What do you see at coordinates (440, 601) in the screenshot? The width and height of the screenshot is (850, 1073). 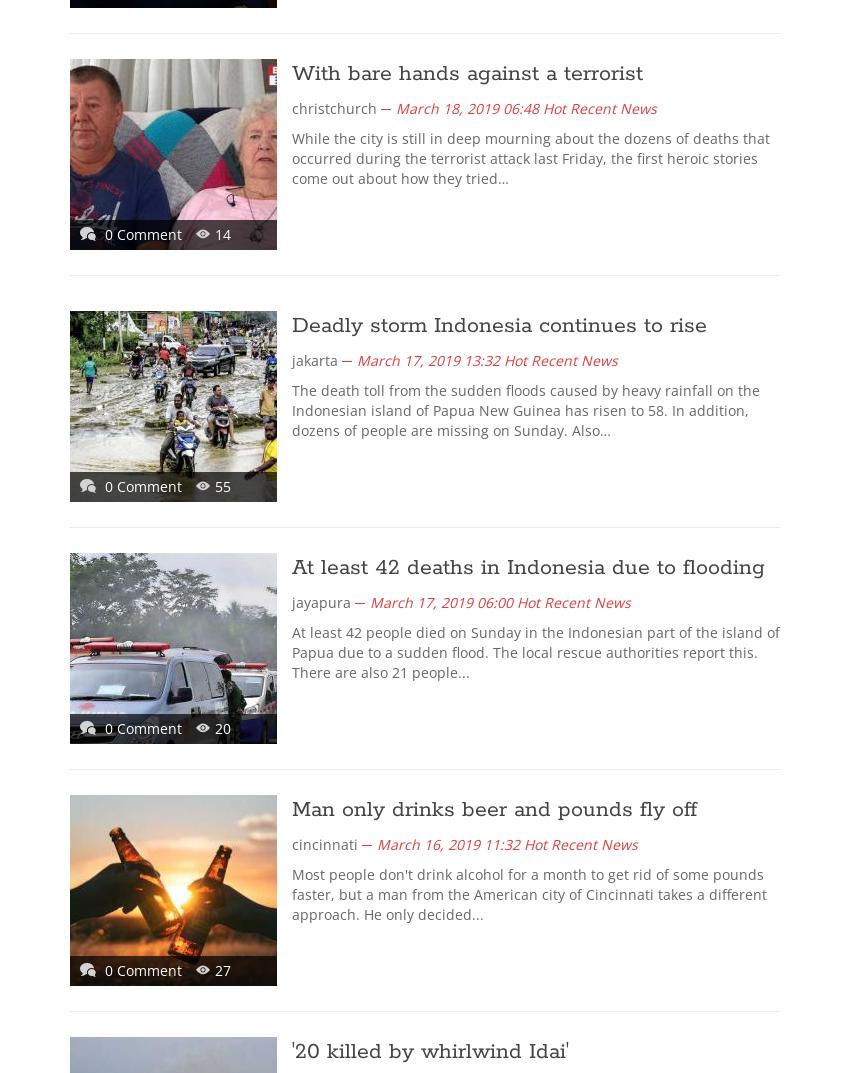 I see `'March 17, 2019 06:00'` at bounding box center [440, 601].